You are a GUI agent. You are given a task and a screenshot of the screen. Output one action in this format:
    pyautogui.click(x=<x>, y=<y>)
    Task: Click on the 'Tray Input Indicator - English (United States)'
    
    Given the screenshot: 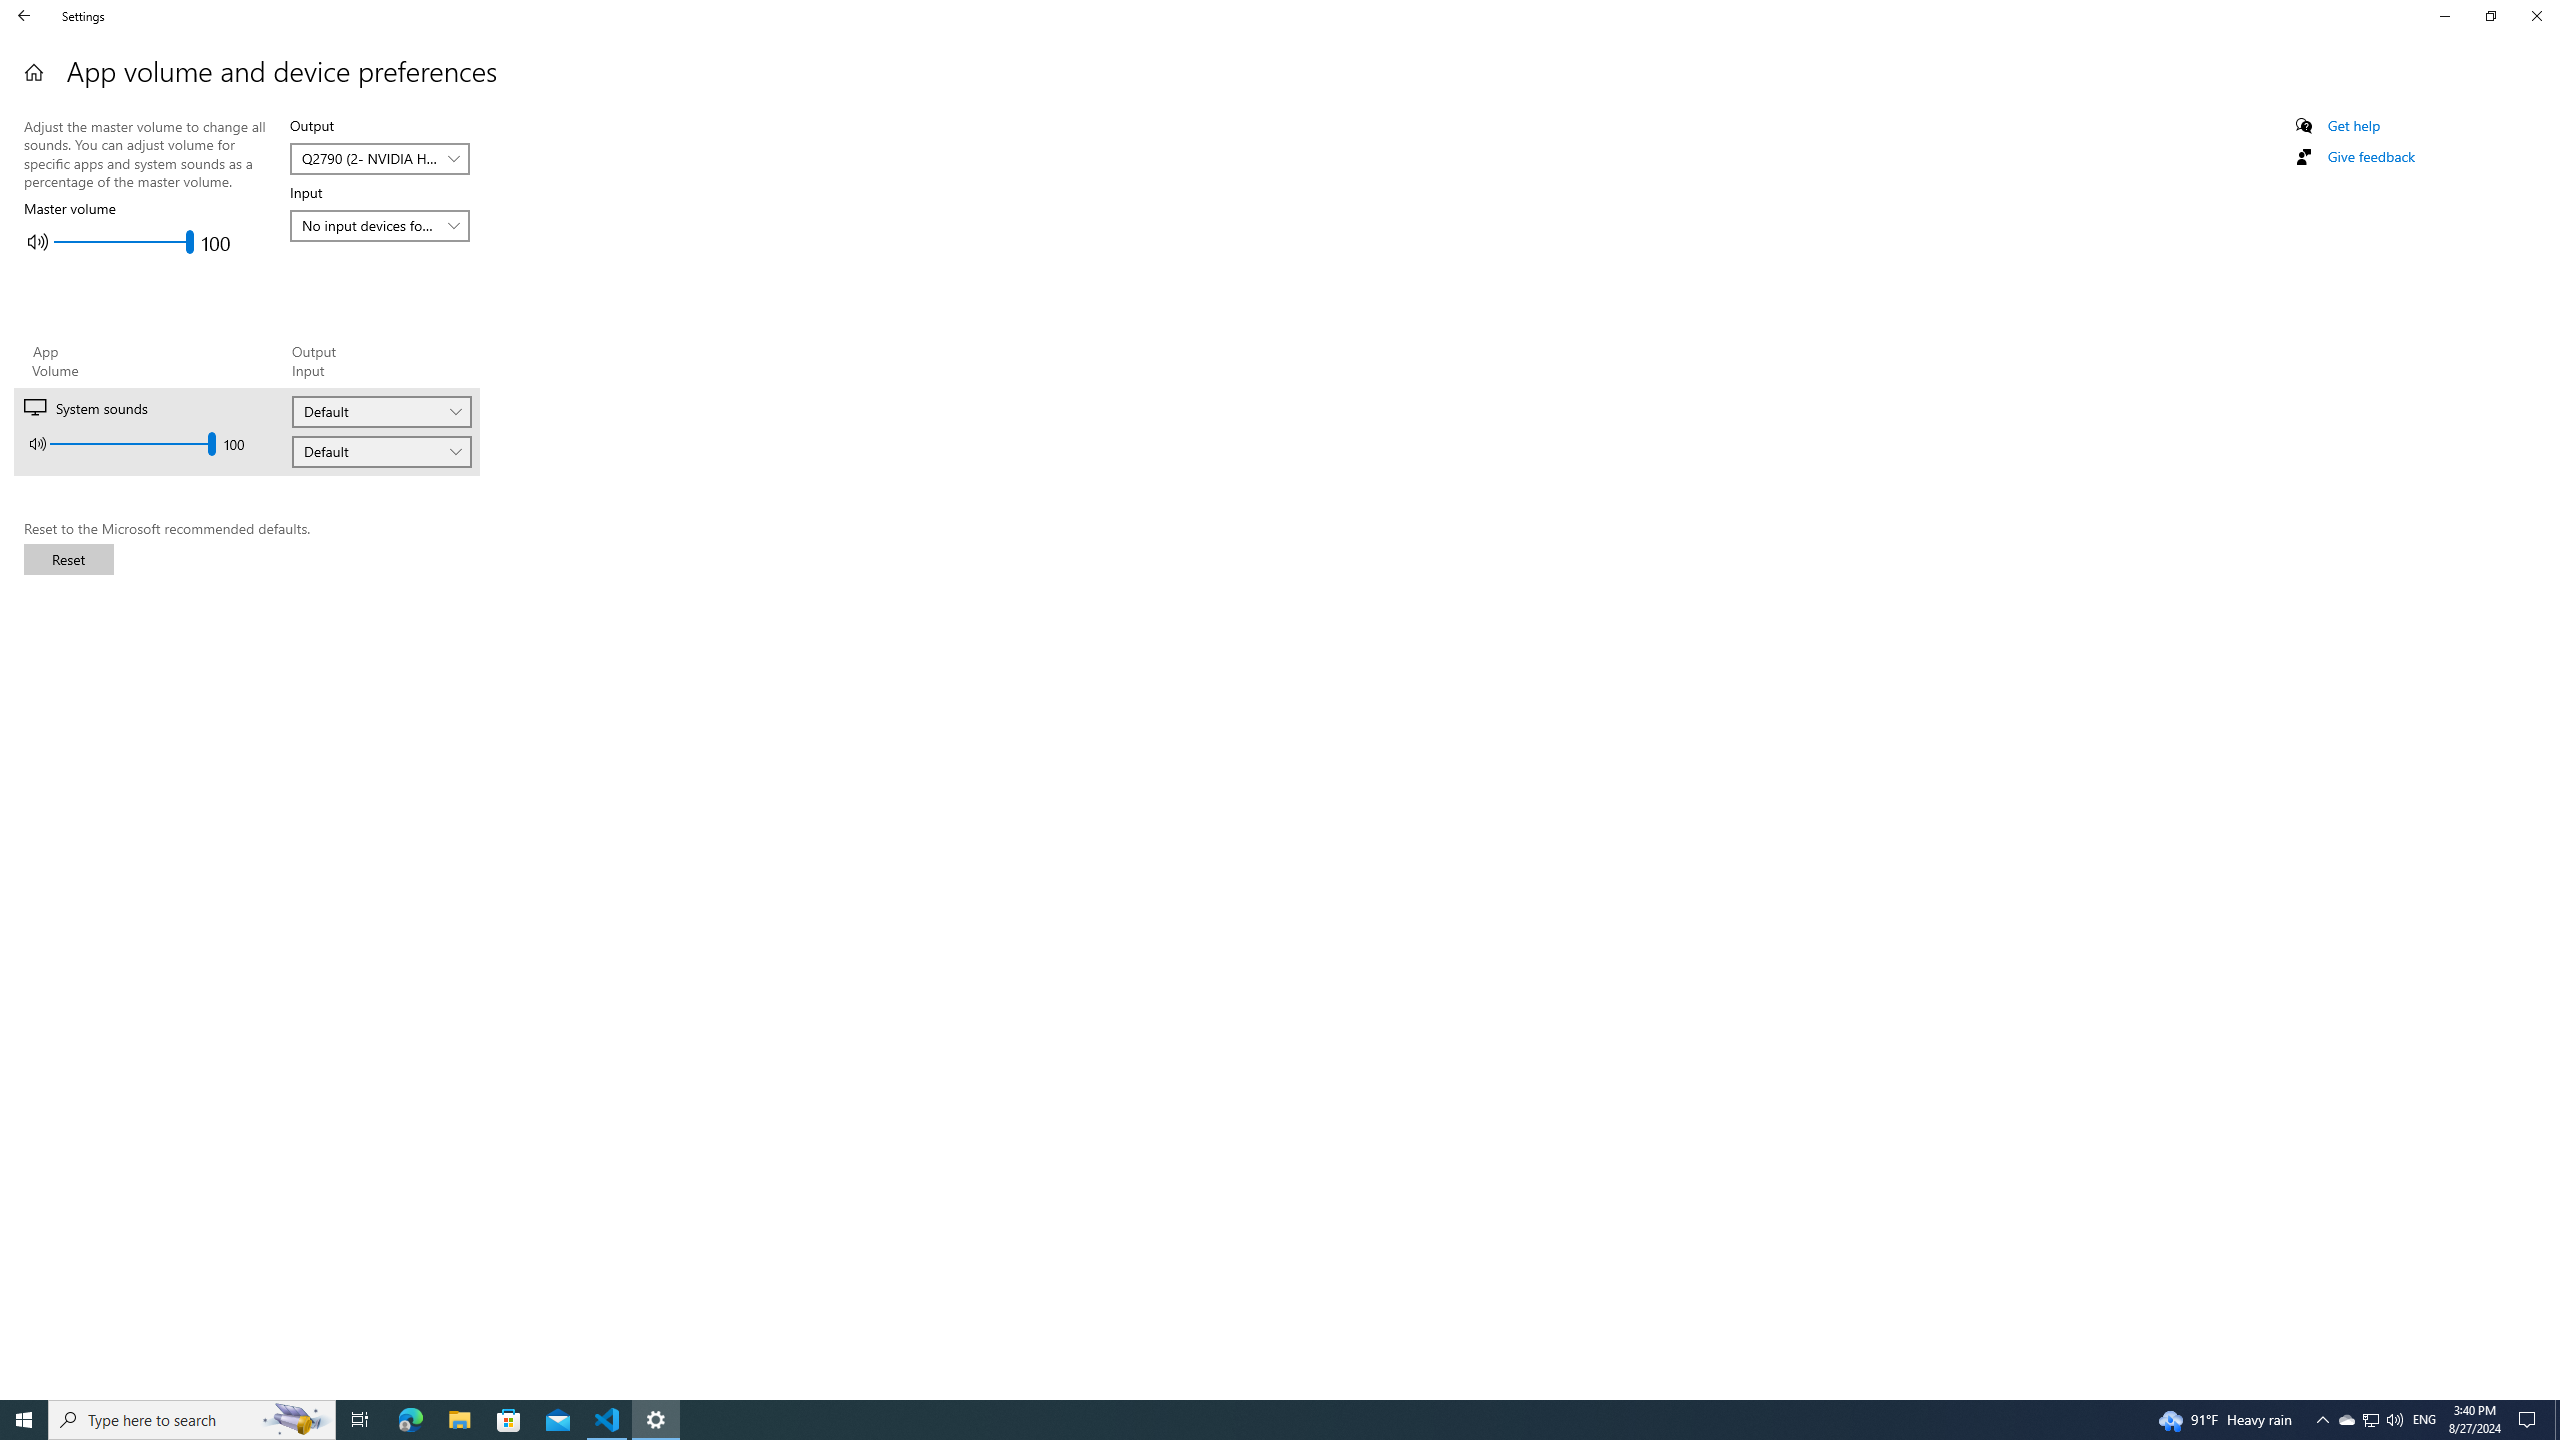 What is the action you would take?
    pyautogui.click(x=2424, y=1418)
    